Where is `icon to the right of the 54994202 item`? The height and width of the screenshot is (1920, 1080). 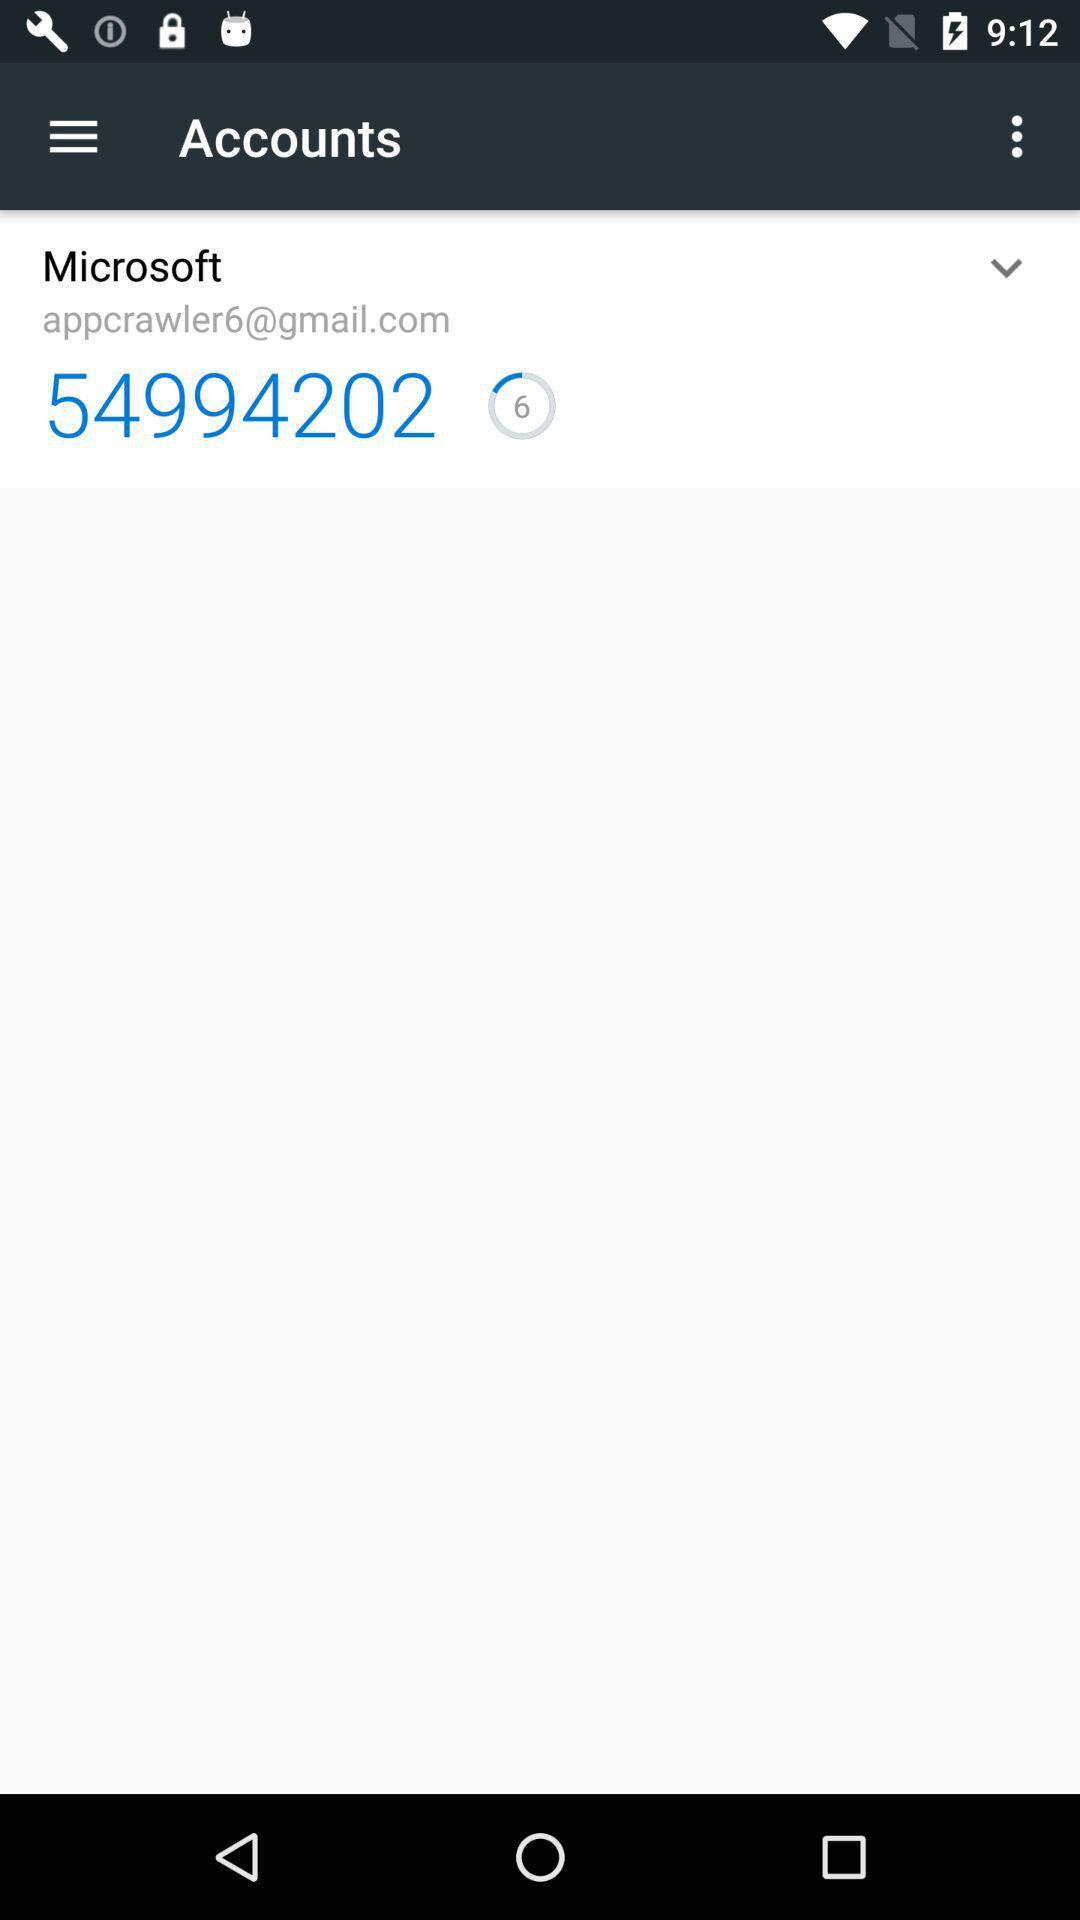
icon to the right of the 54994202 item is located at coordinates (520, 404).